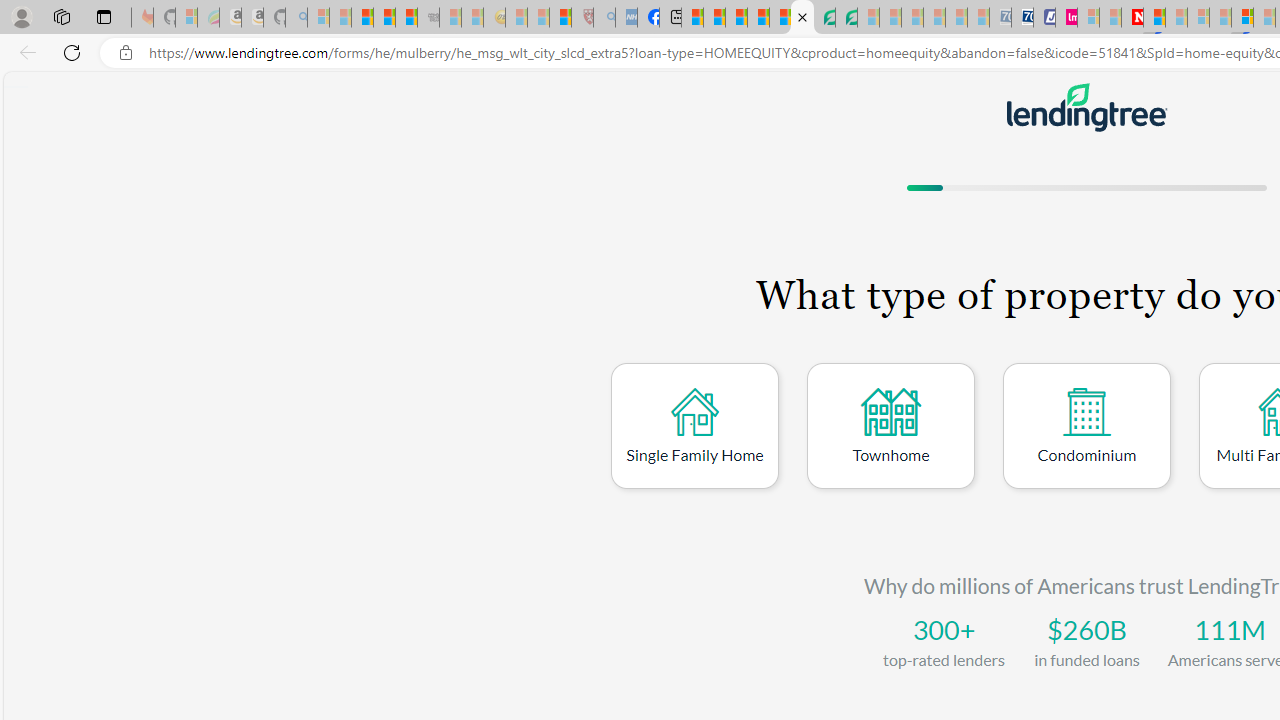 The image size is (1280, 720). What do you see at coordinates (362, 17) in the screenshot?
I see `'The Weather Channel - MSN'` at bounding box center [362, 17].